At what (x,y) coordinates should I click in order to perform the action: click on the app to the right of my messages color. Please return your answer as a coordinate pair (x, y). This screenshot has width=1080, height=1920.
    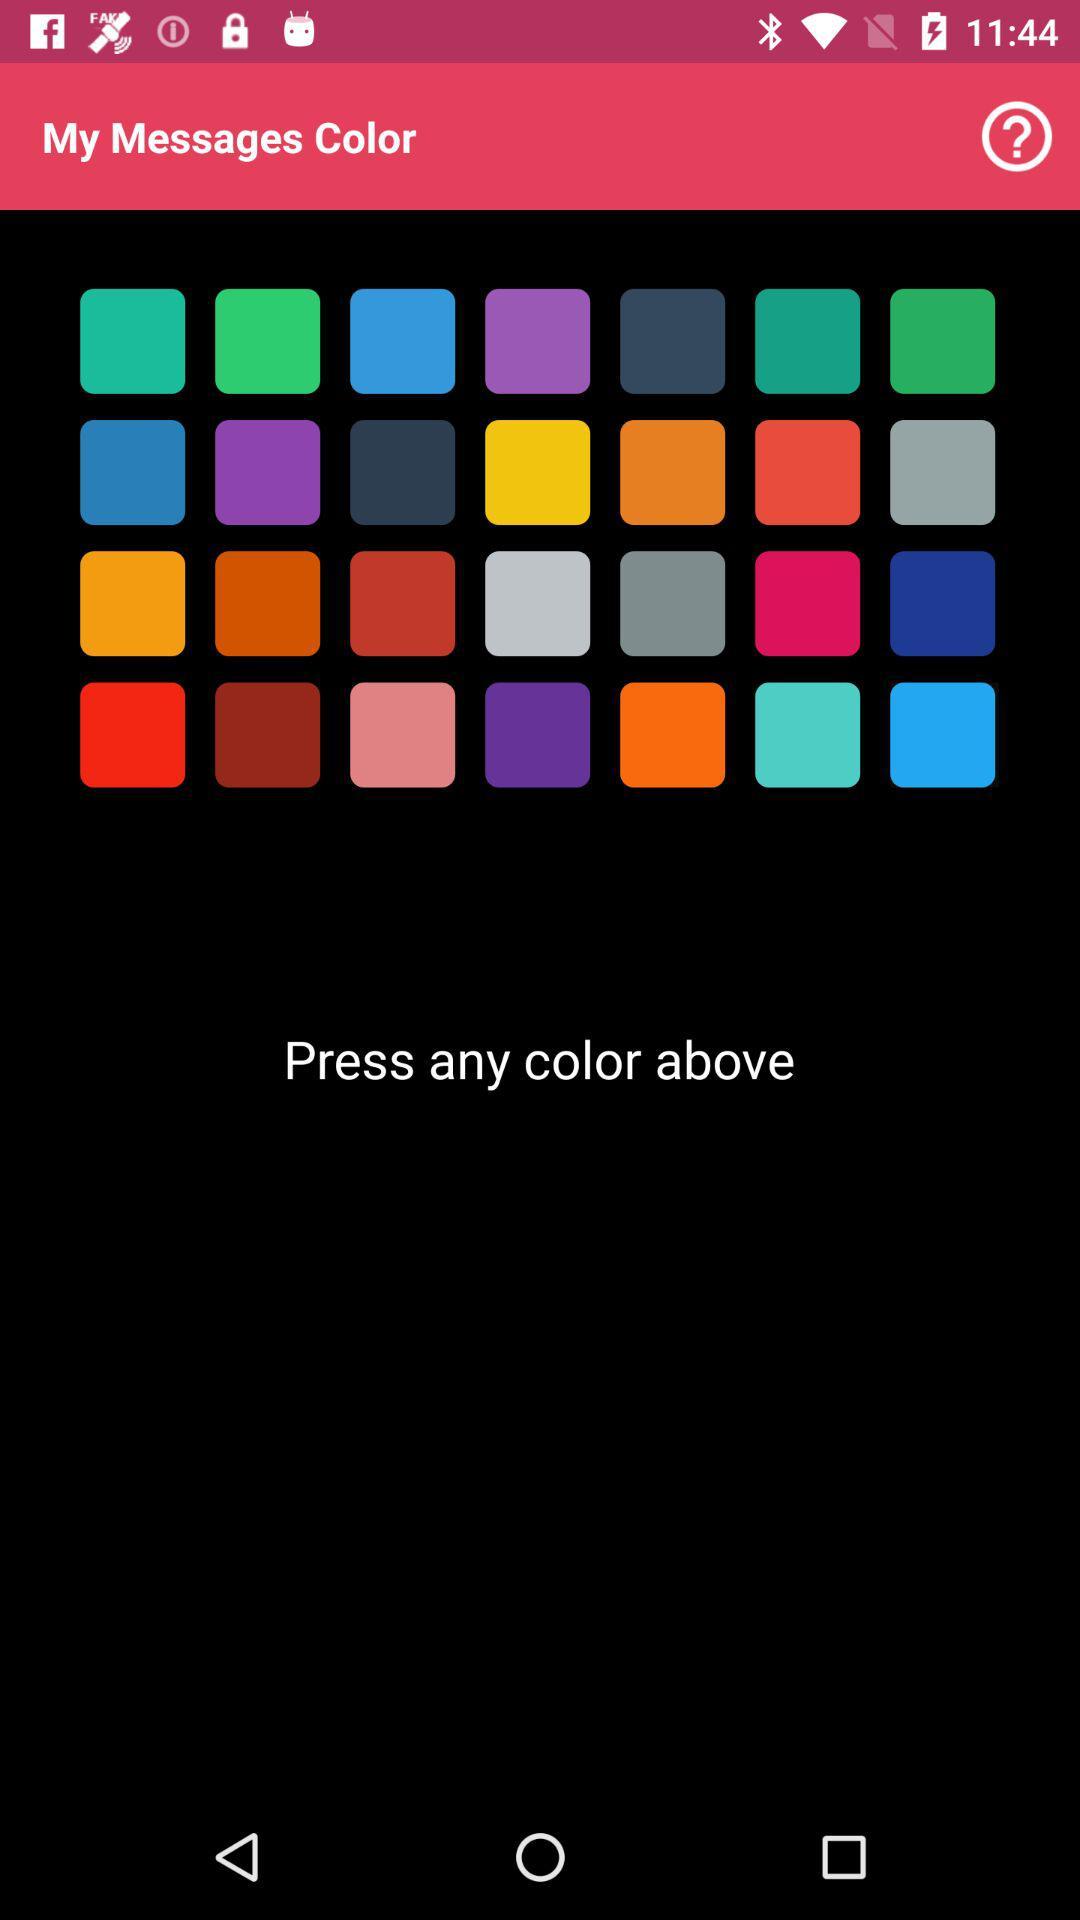
    Looking at the image, I should click on (1017, 135).